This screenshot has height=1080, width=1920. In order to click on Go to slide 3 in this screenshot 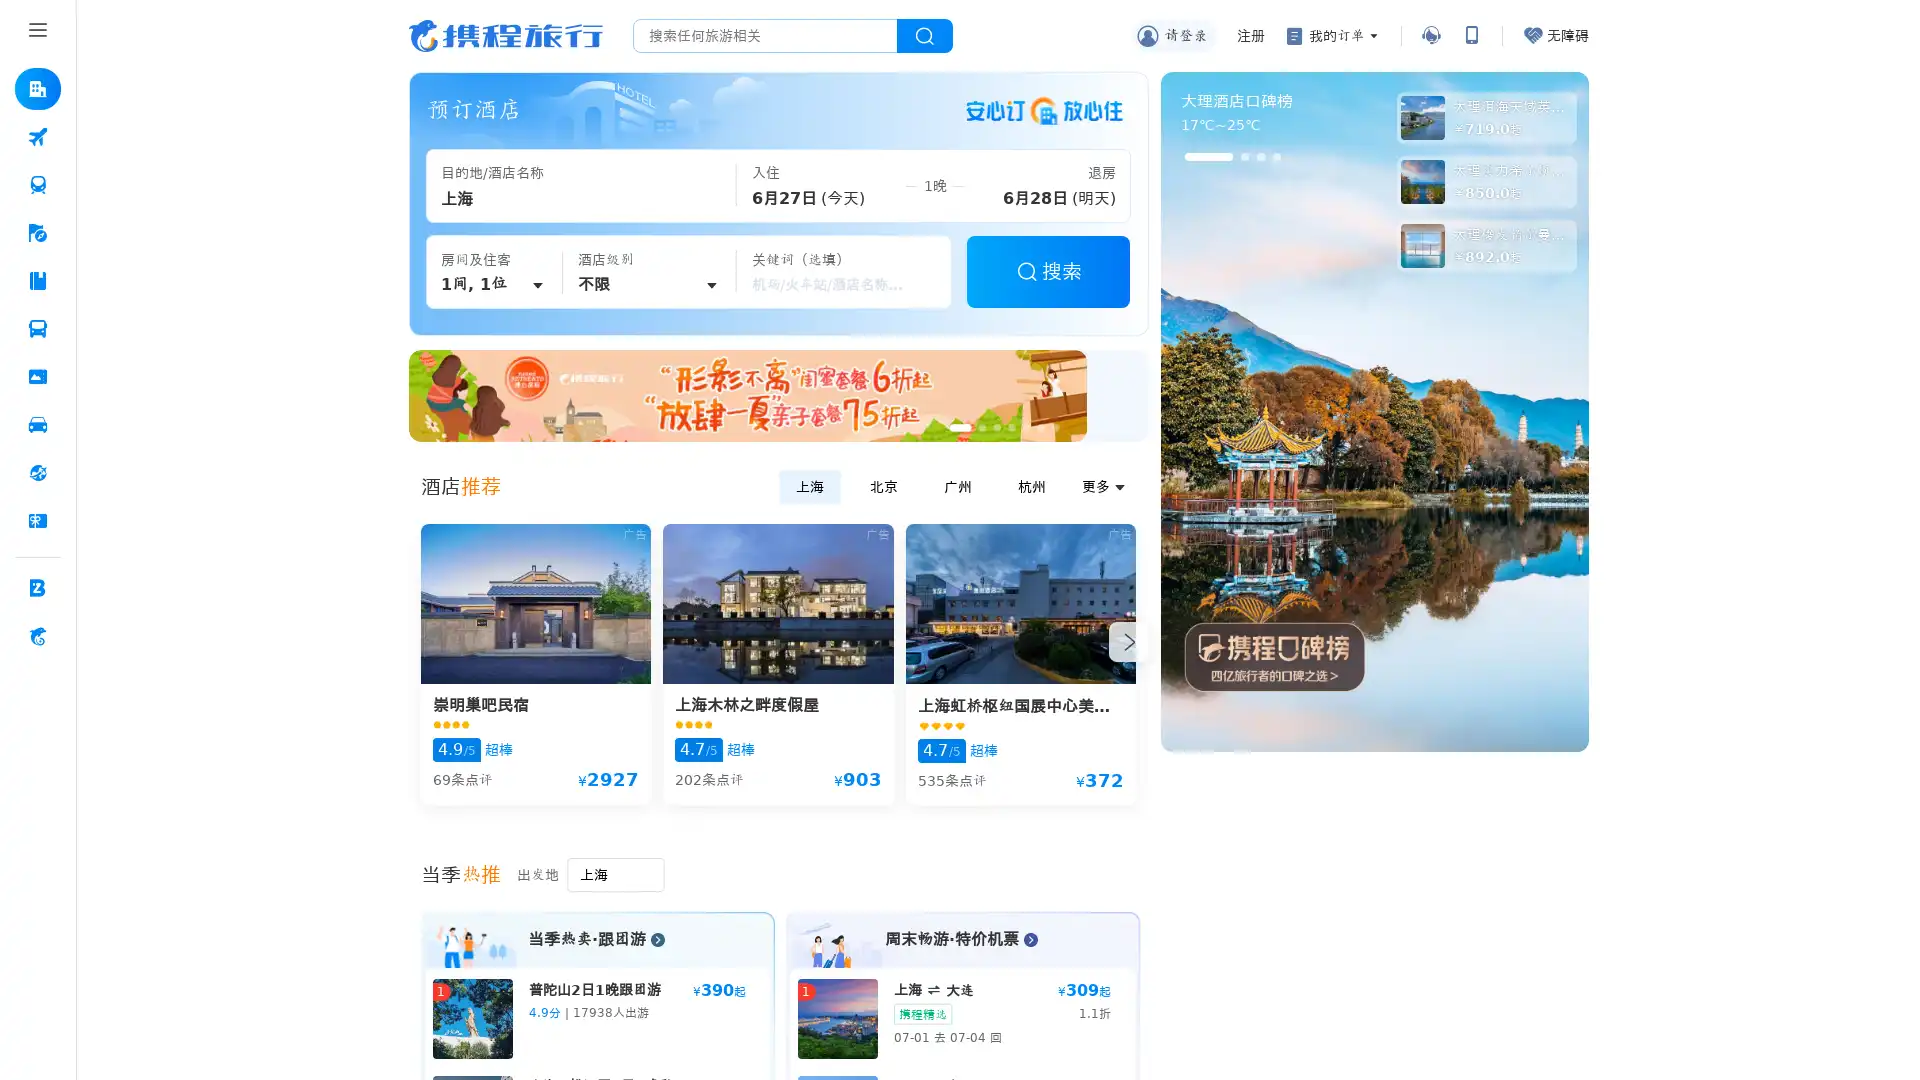, I will do `click(1049, 434)`.